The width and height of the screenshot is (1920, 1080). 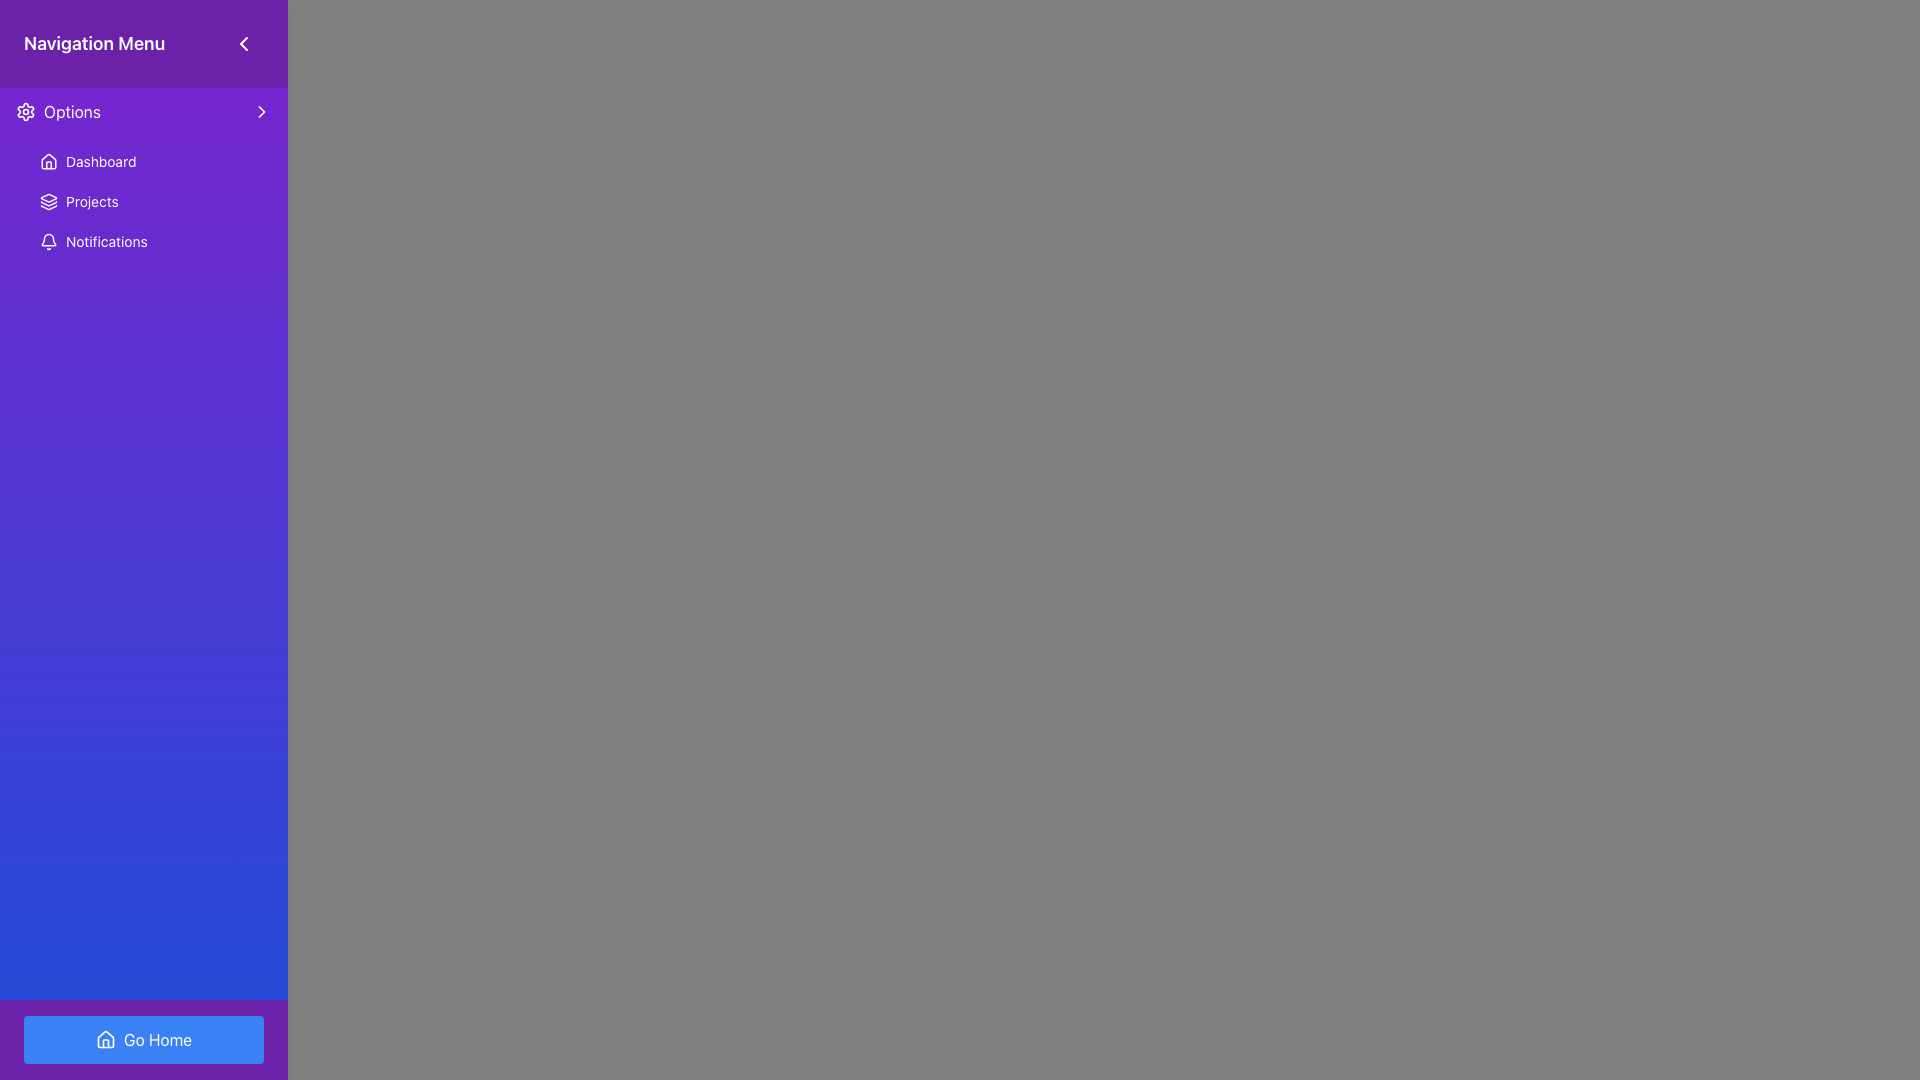 I want to click on the bottom center button that navigates to the home page, so click(x=143, y=1039).